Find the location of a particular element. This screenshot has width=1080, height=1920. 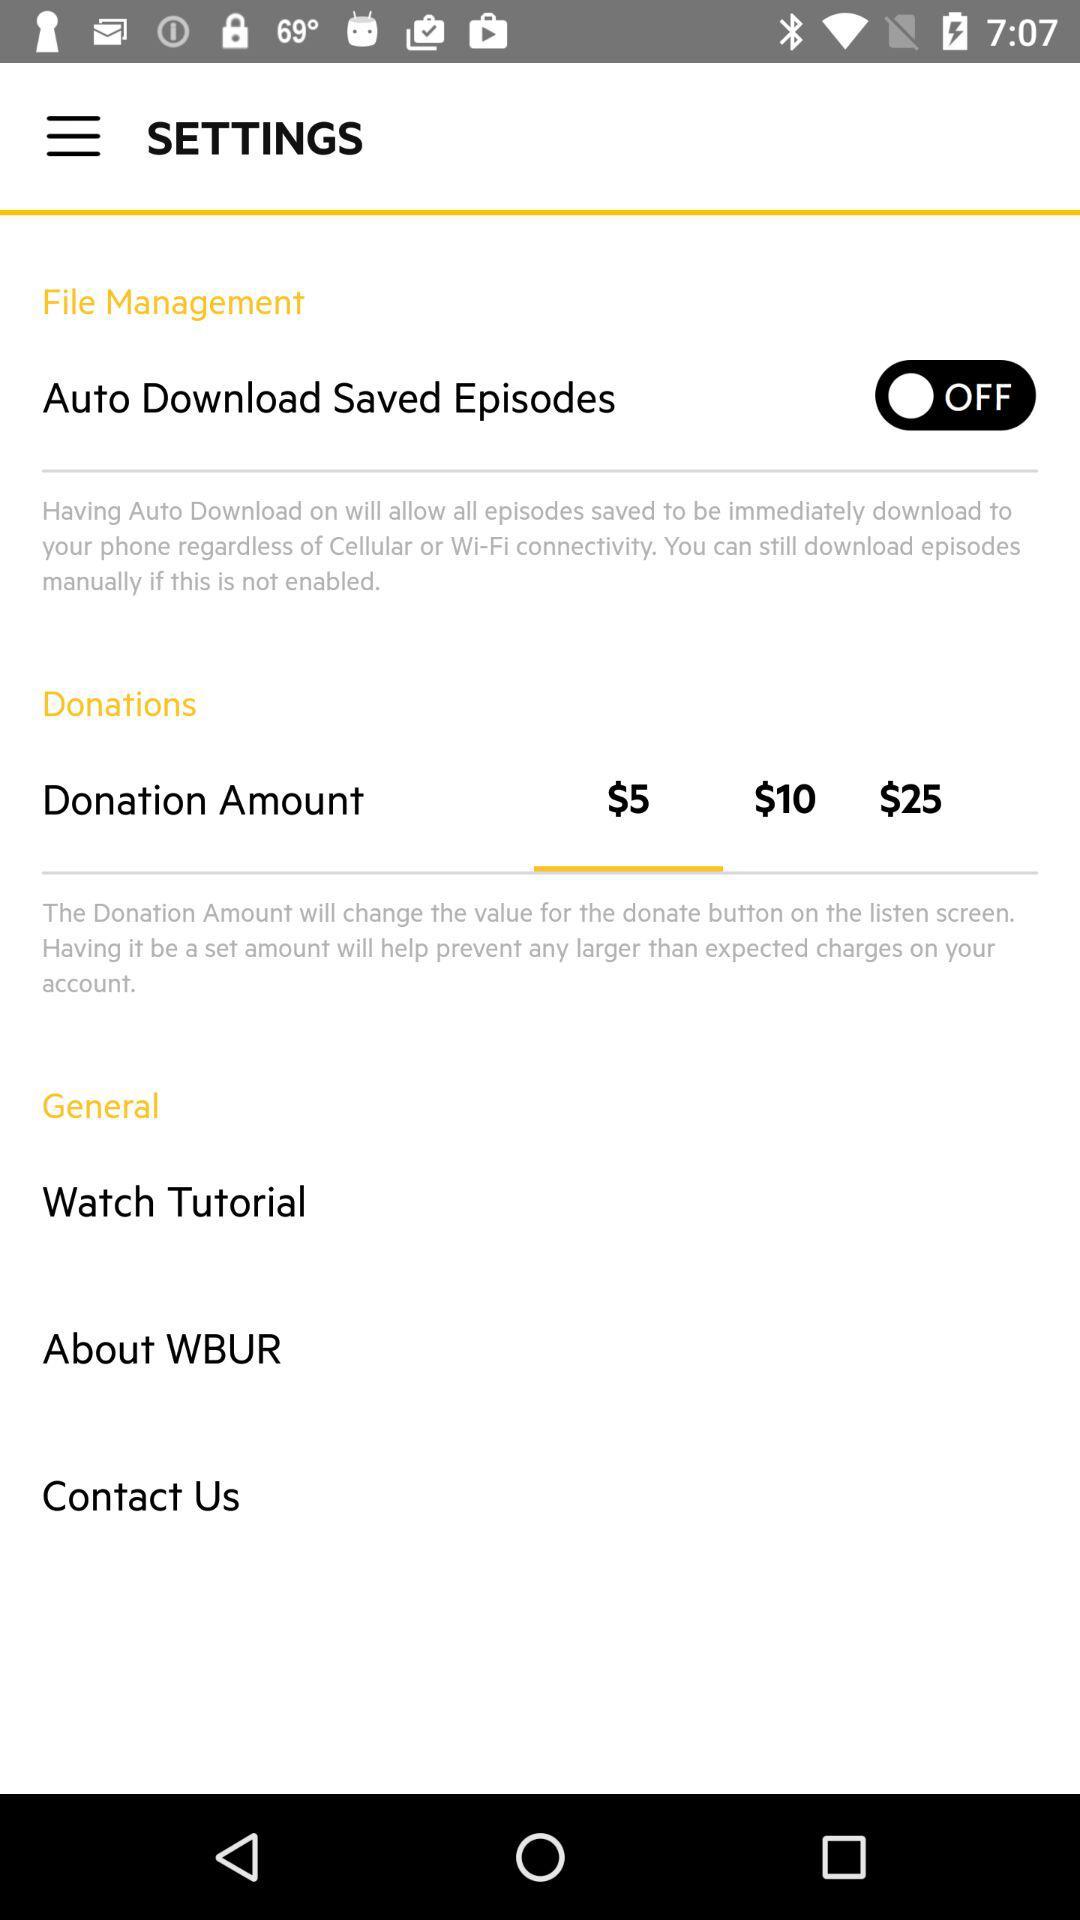

the watch tutorial is located at coordinates (540, 1200).